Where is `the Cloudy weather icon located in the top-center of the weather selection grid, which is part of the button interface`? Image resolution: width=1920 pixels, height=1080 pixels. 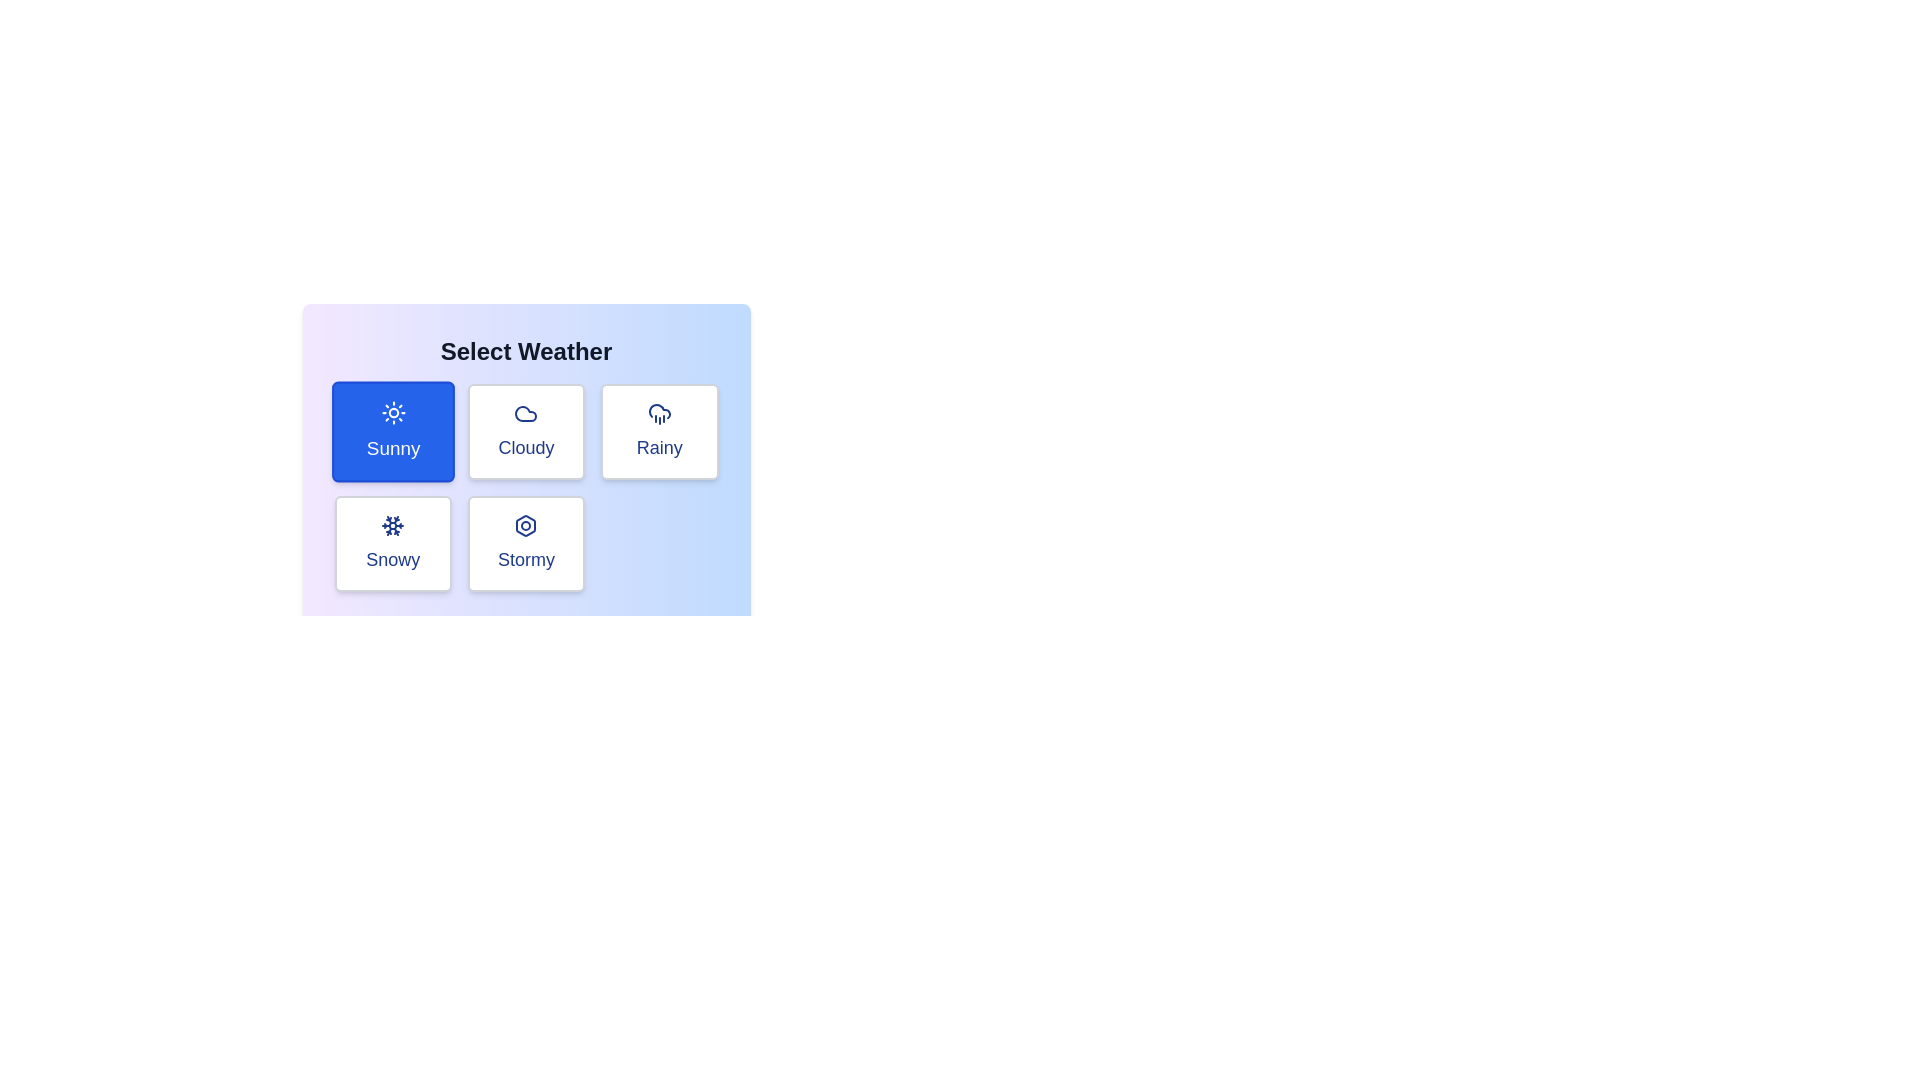 the Cloudy weather icon located in the top-center of the weather selection grid, which is part of the button interface is located at coordinates (526, 412).